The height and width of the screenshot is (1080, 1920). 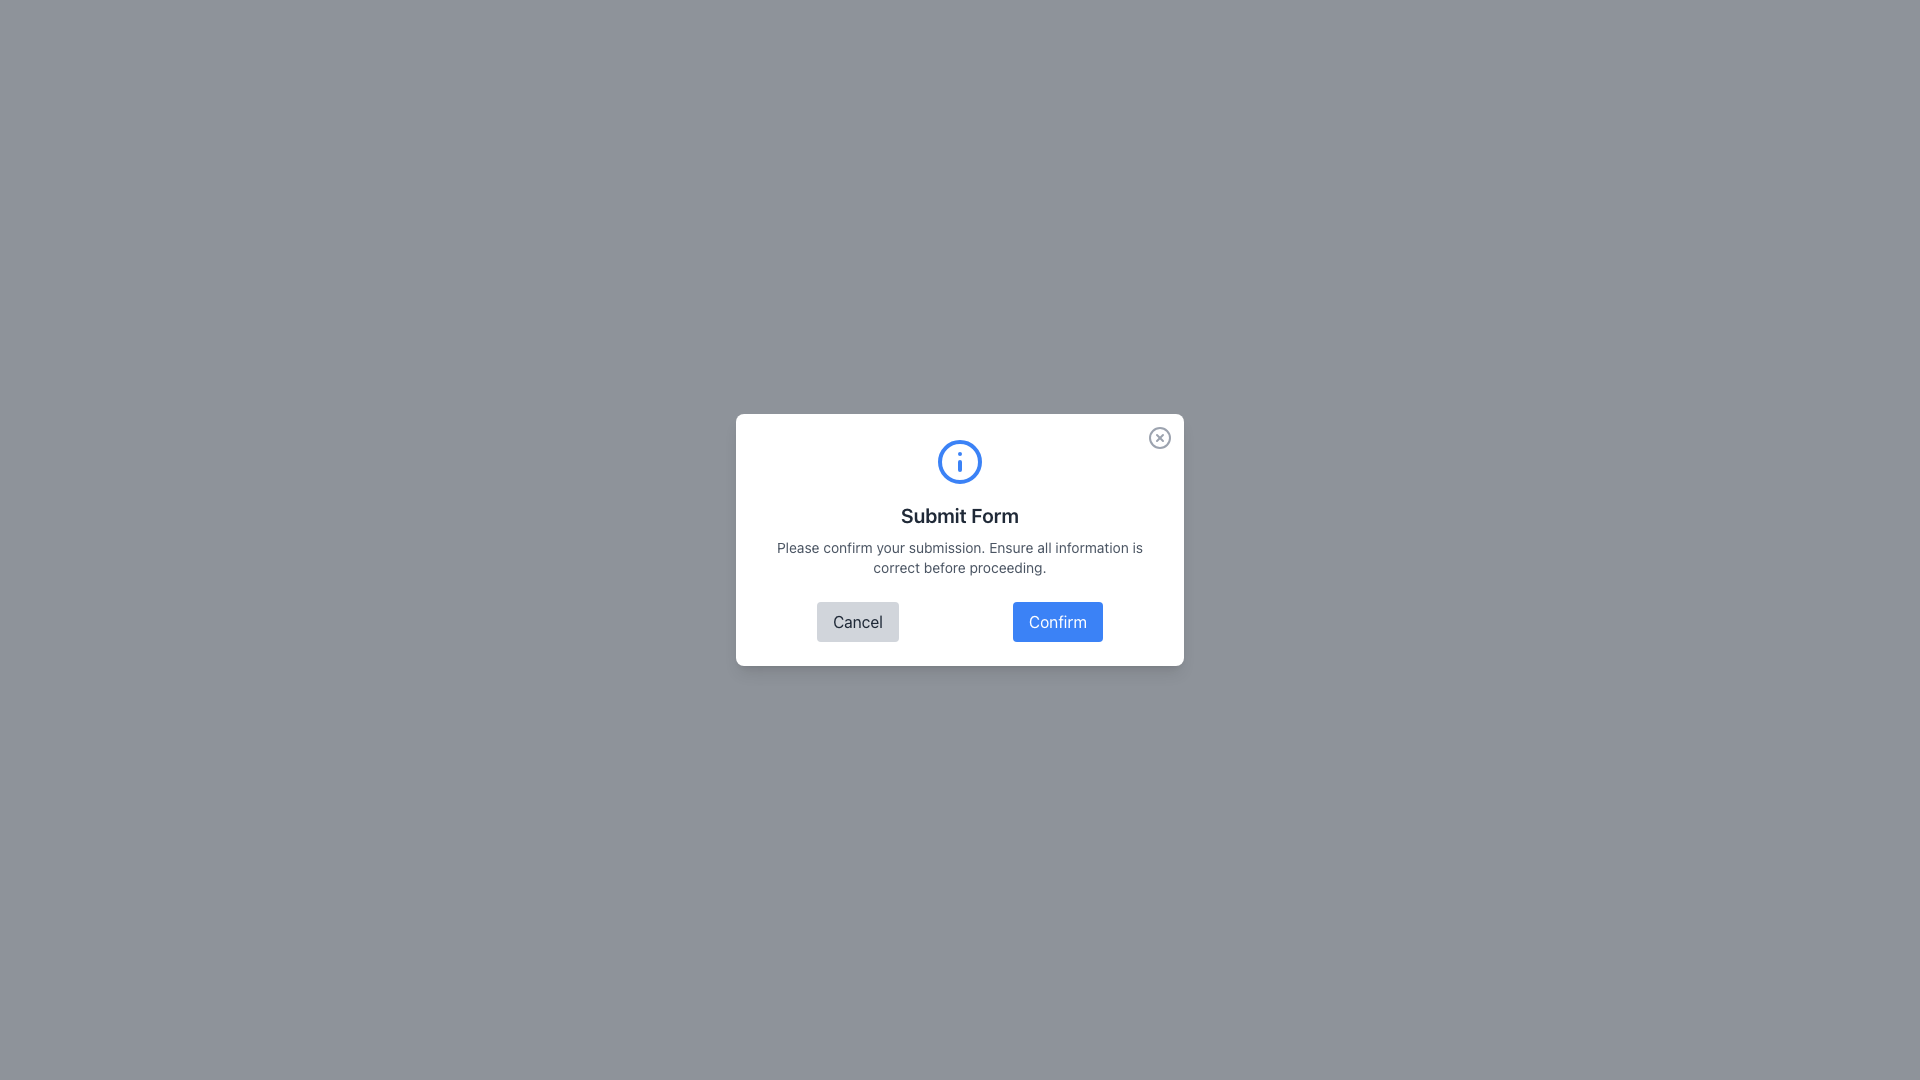 What do you see at coordinates (857, 620) in the screenshot?
I see `the cancellation button located in the lower-left portion of the modal dialog box` at bounding box center [857, 620].